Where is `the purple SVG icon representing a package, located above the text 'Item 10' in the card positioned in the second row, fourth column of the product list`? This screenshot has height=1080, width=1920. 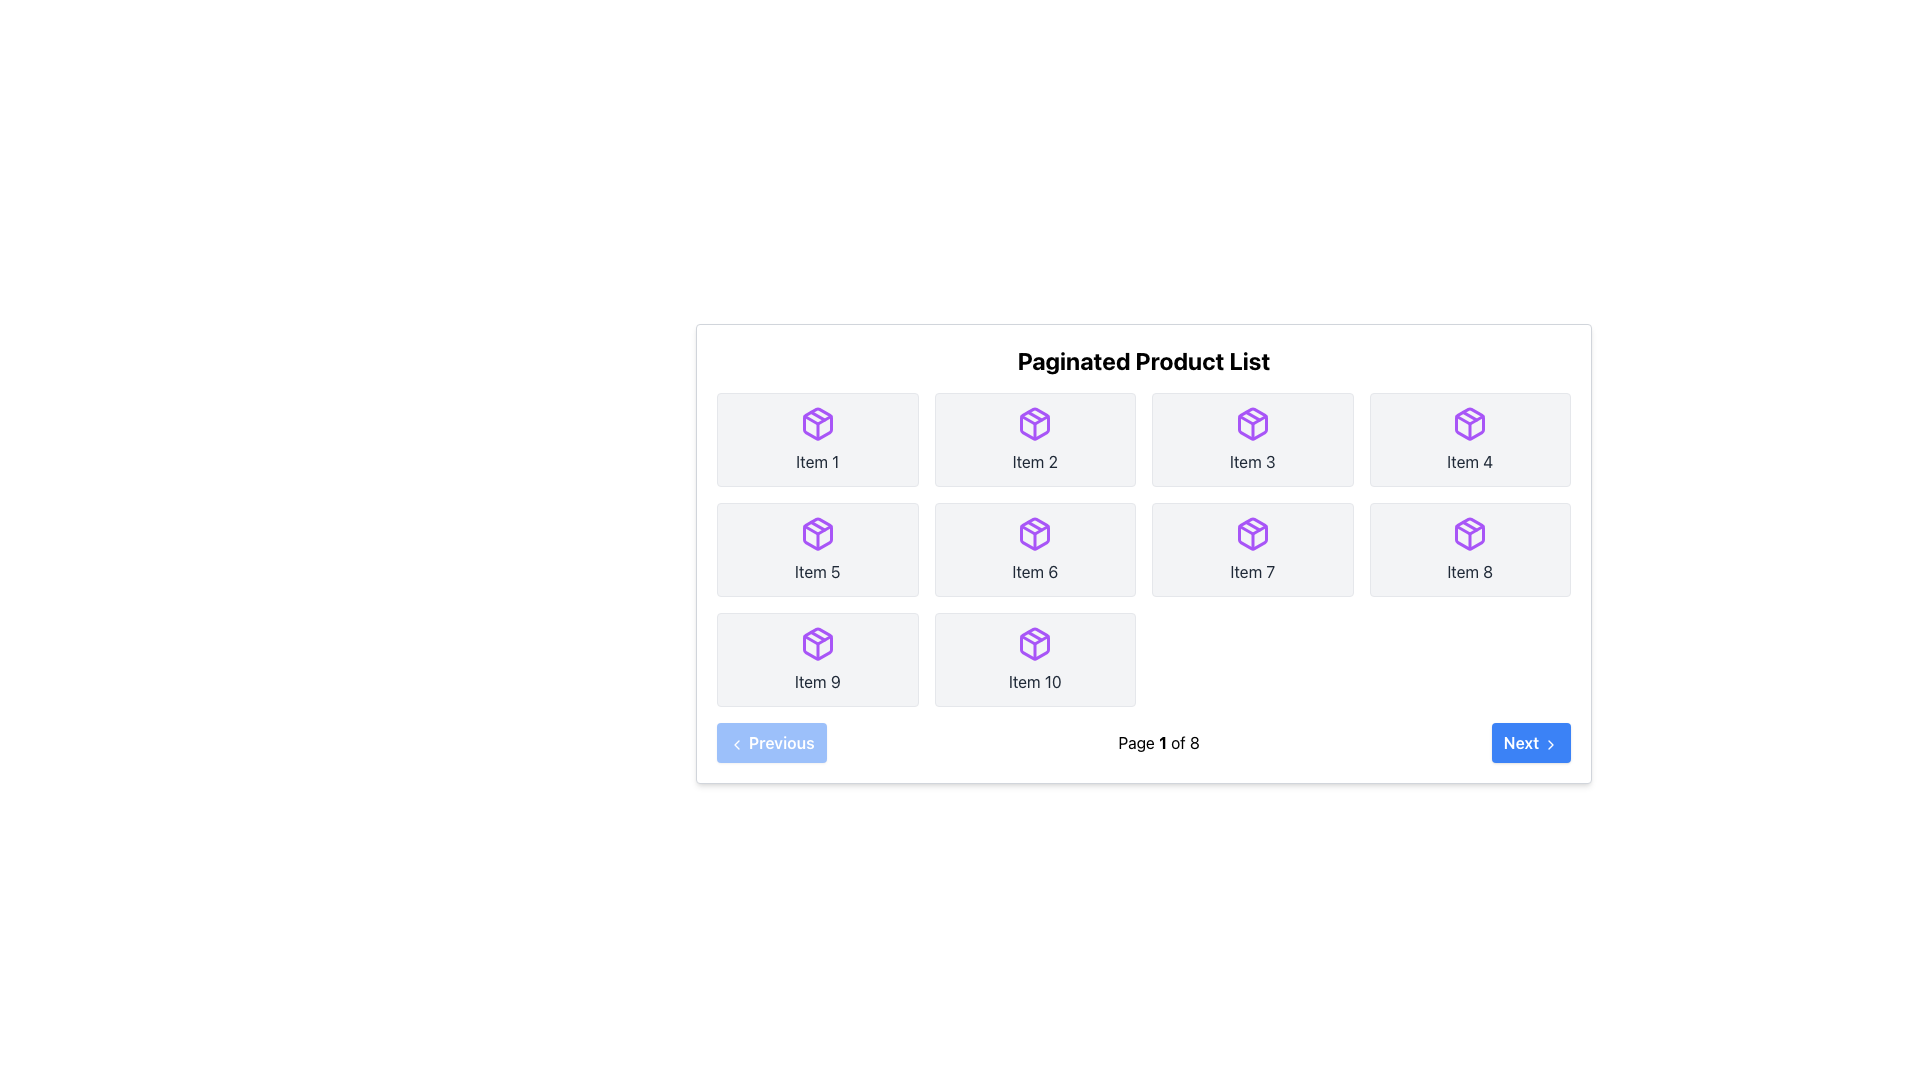 the purple SVG icon representing a package, located above the text 'Item 10' in the card positioned in the second row, fourth column of the product list is located at coordinates (1035, 644).